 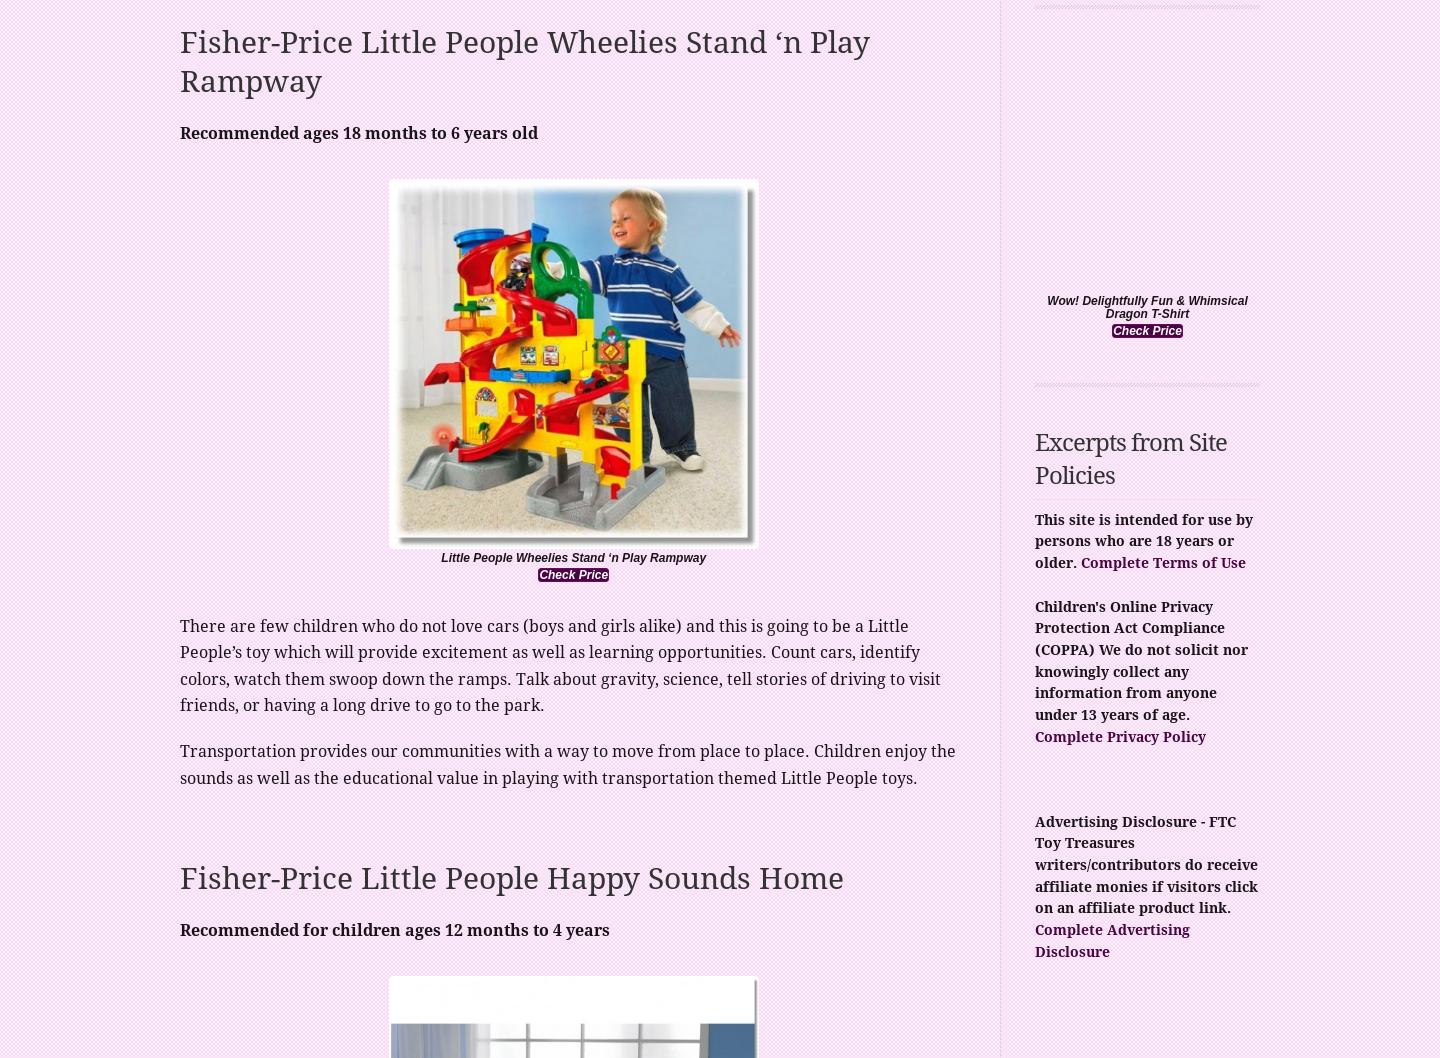 I want to click on 'There are few children who do not love cars (boys and girls alike) and this is going to be a Little People’s toy which will provide excitement as well as learning opportunities.  Count cars, identify colors, watch them swoop down the ramps.  Talk about gravity, science, tell stories of driving to visit friends, or having a long drive to go to the park.', so click(x=560, y=664).